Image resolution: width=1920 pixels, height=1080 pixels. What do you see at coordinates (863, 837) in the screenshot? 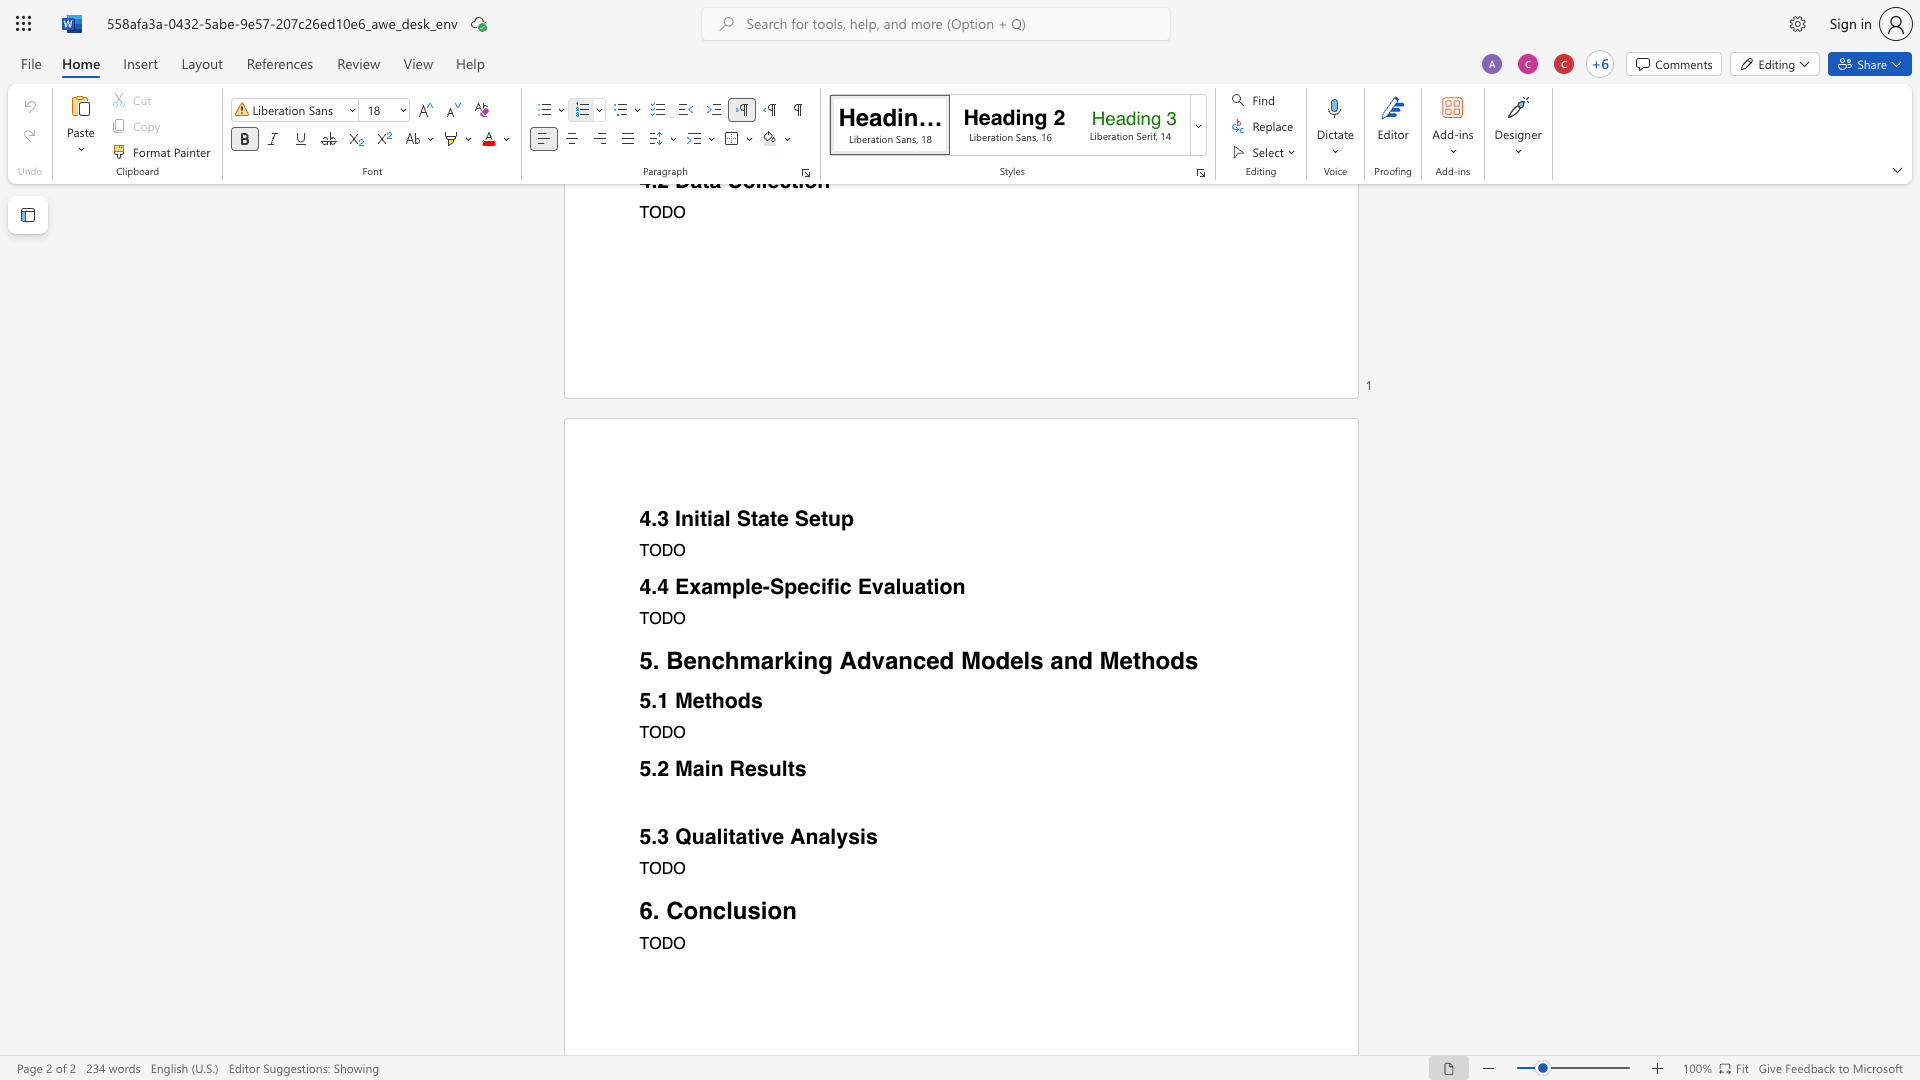
I see `the 3th character "i" in the text` at bounding box center [863, 837].